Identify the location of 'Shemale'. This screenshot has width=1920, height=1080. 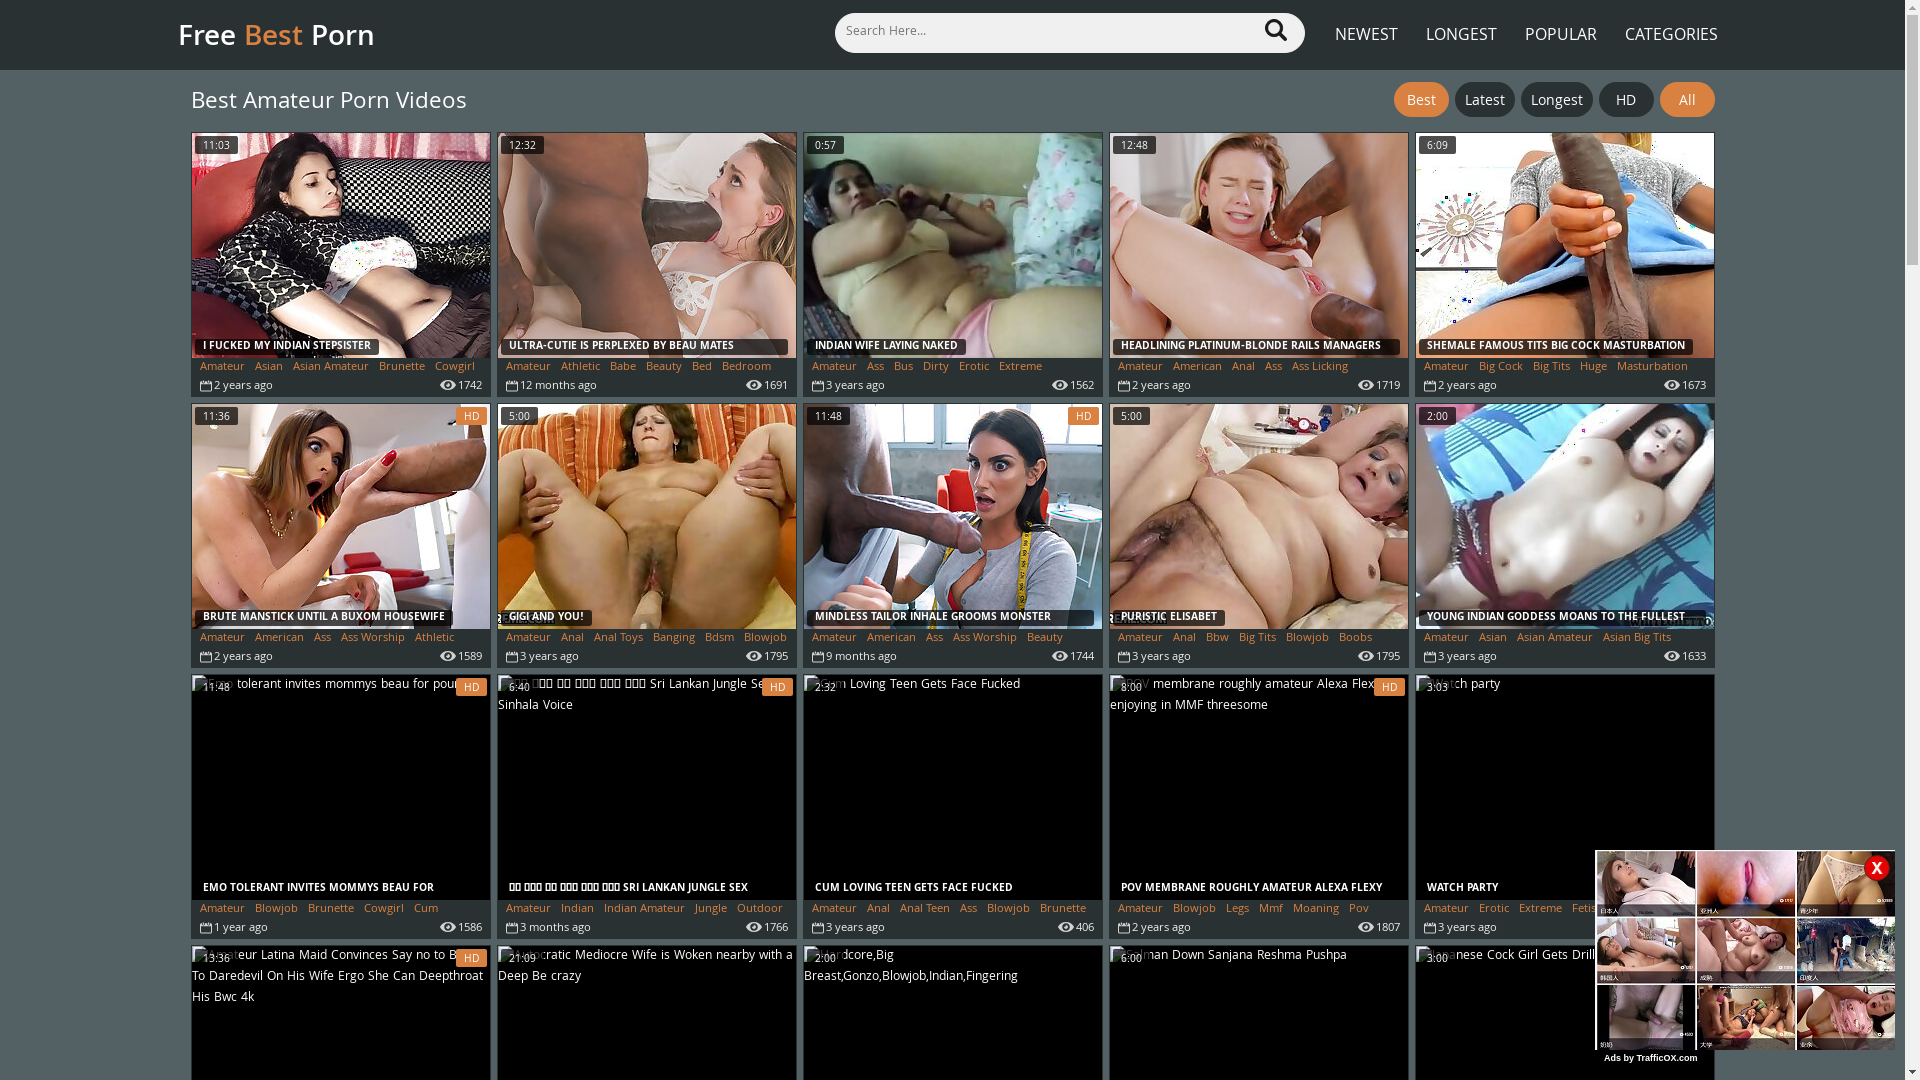
(1445, 384).